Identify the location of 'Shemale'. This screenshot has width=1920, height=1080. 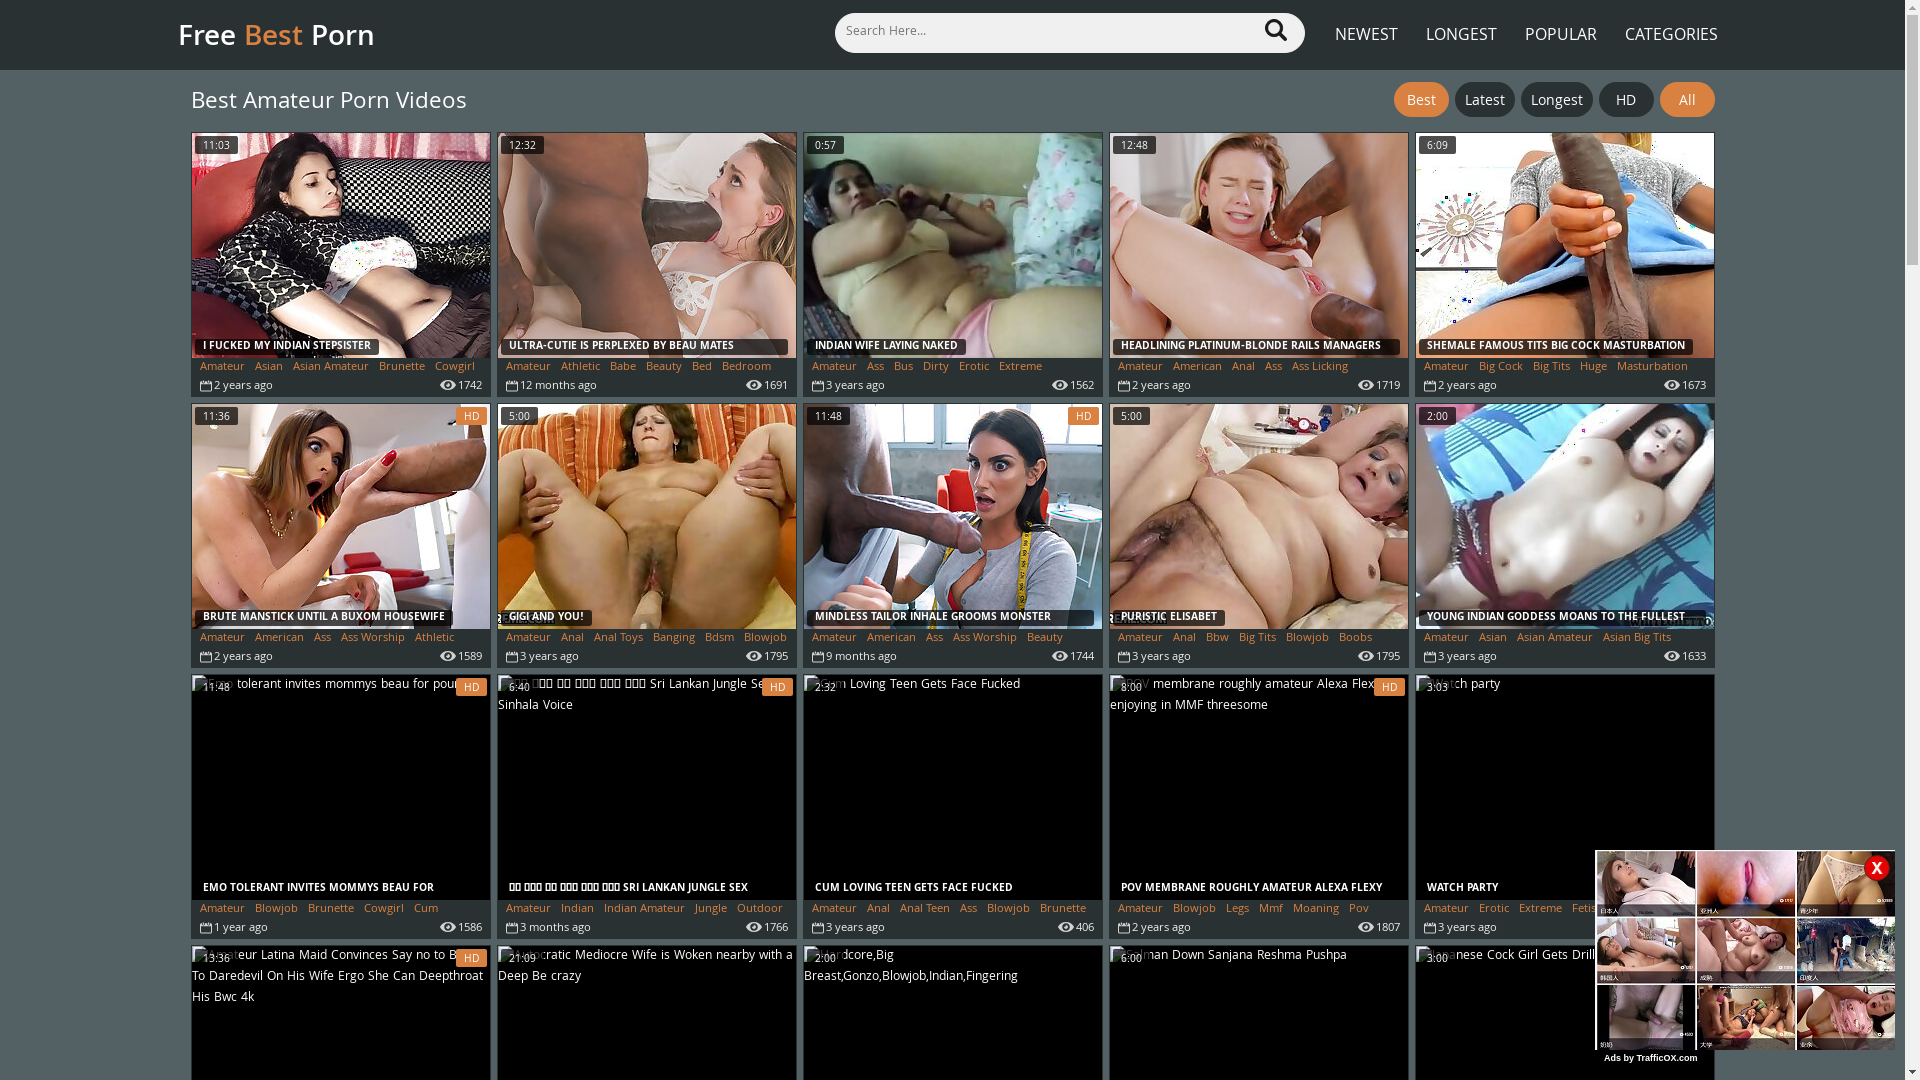
(1445, 384).